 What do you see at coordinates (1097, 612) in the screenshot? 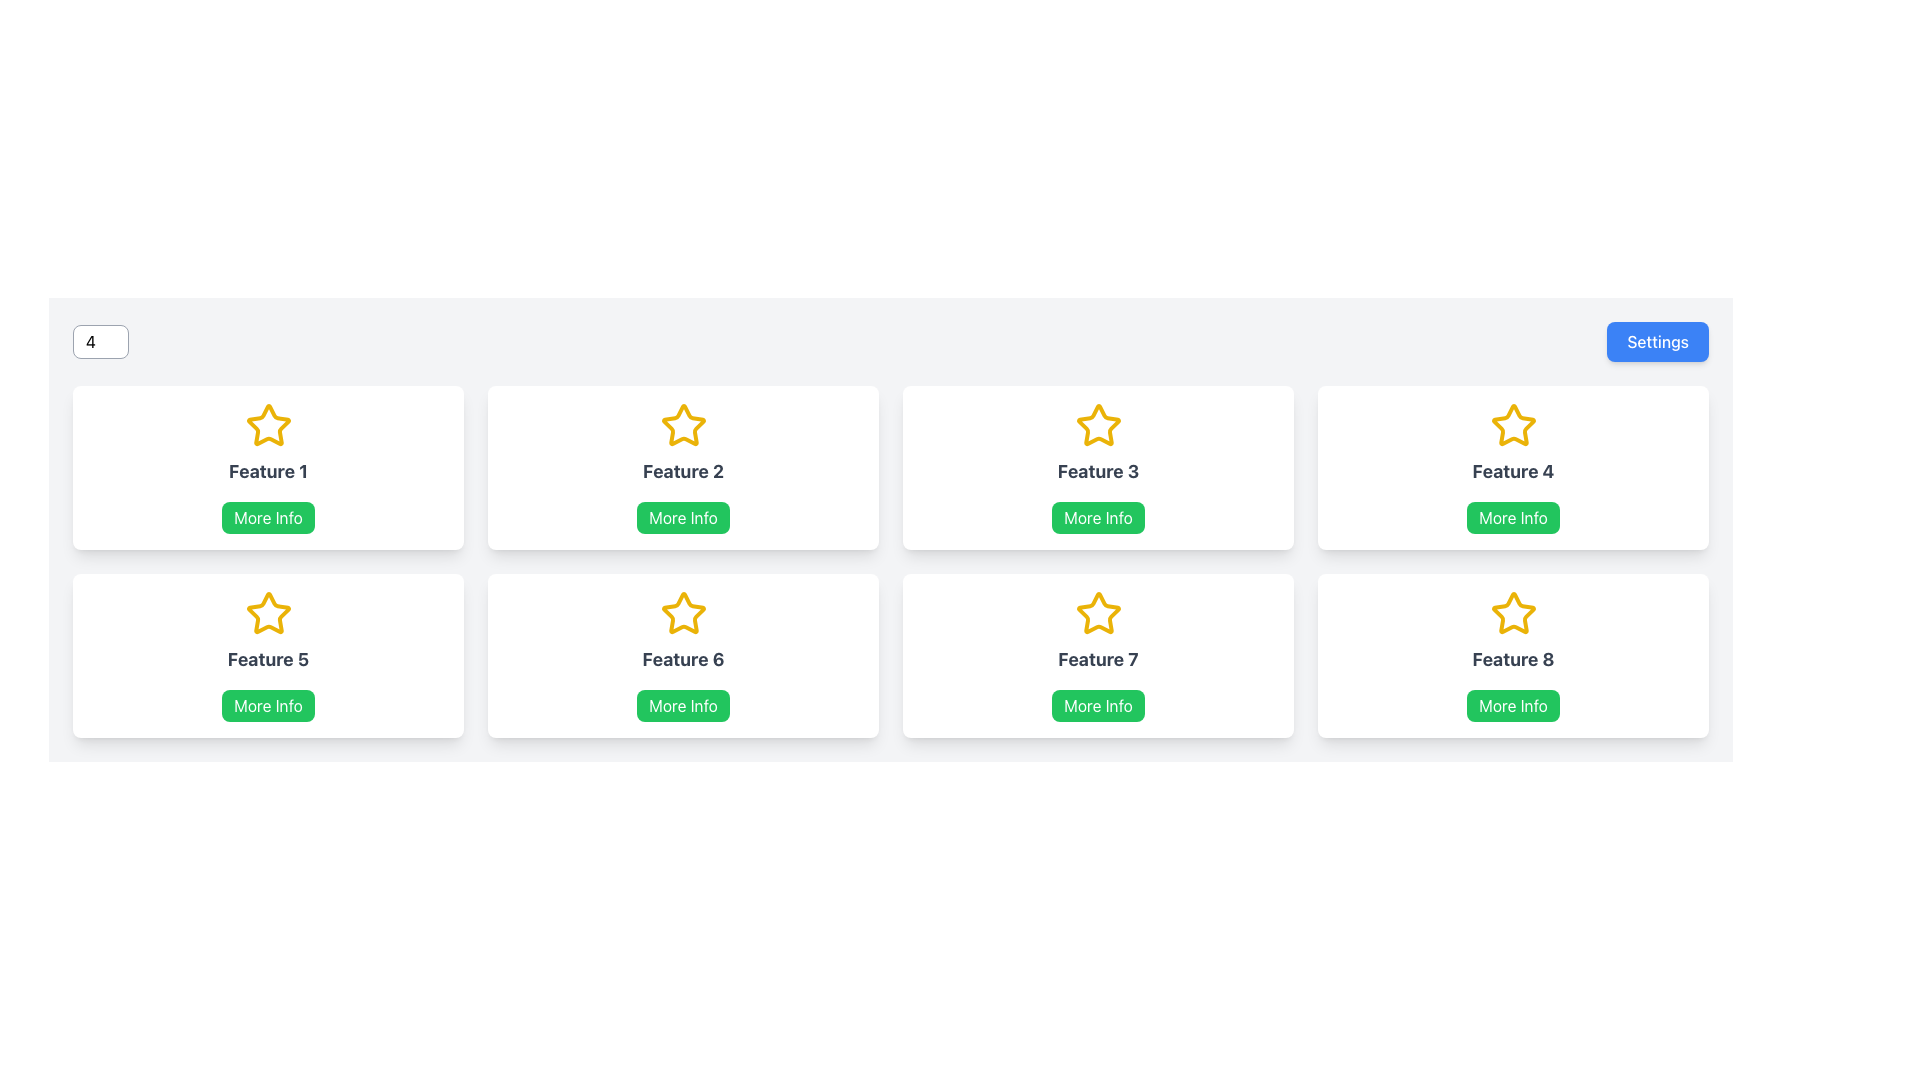
I see `the decorative icon located at the top center of the card labeled 'Feature 7' in the grid layout` at bounding box center [1097, 612].